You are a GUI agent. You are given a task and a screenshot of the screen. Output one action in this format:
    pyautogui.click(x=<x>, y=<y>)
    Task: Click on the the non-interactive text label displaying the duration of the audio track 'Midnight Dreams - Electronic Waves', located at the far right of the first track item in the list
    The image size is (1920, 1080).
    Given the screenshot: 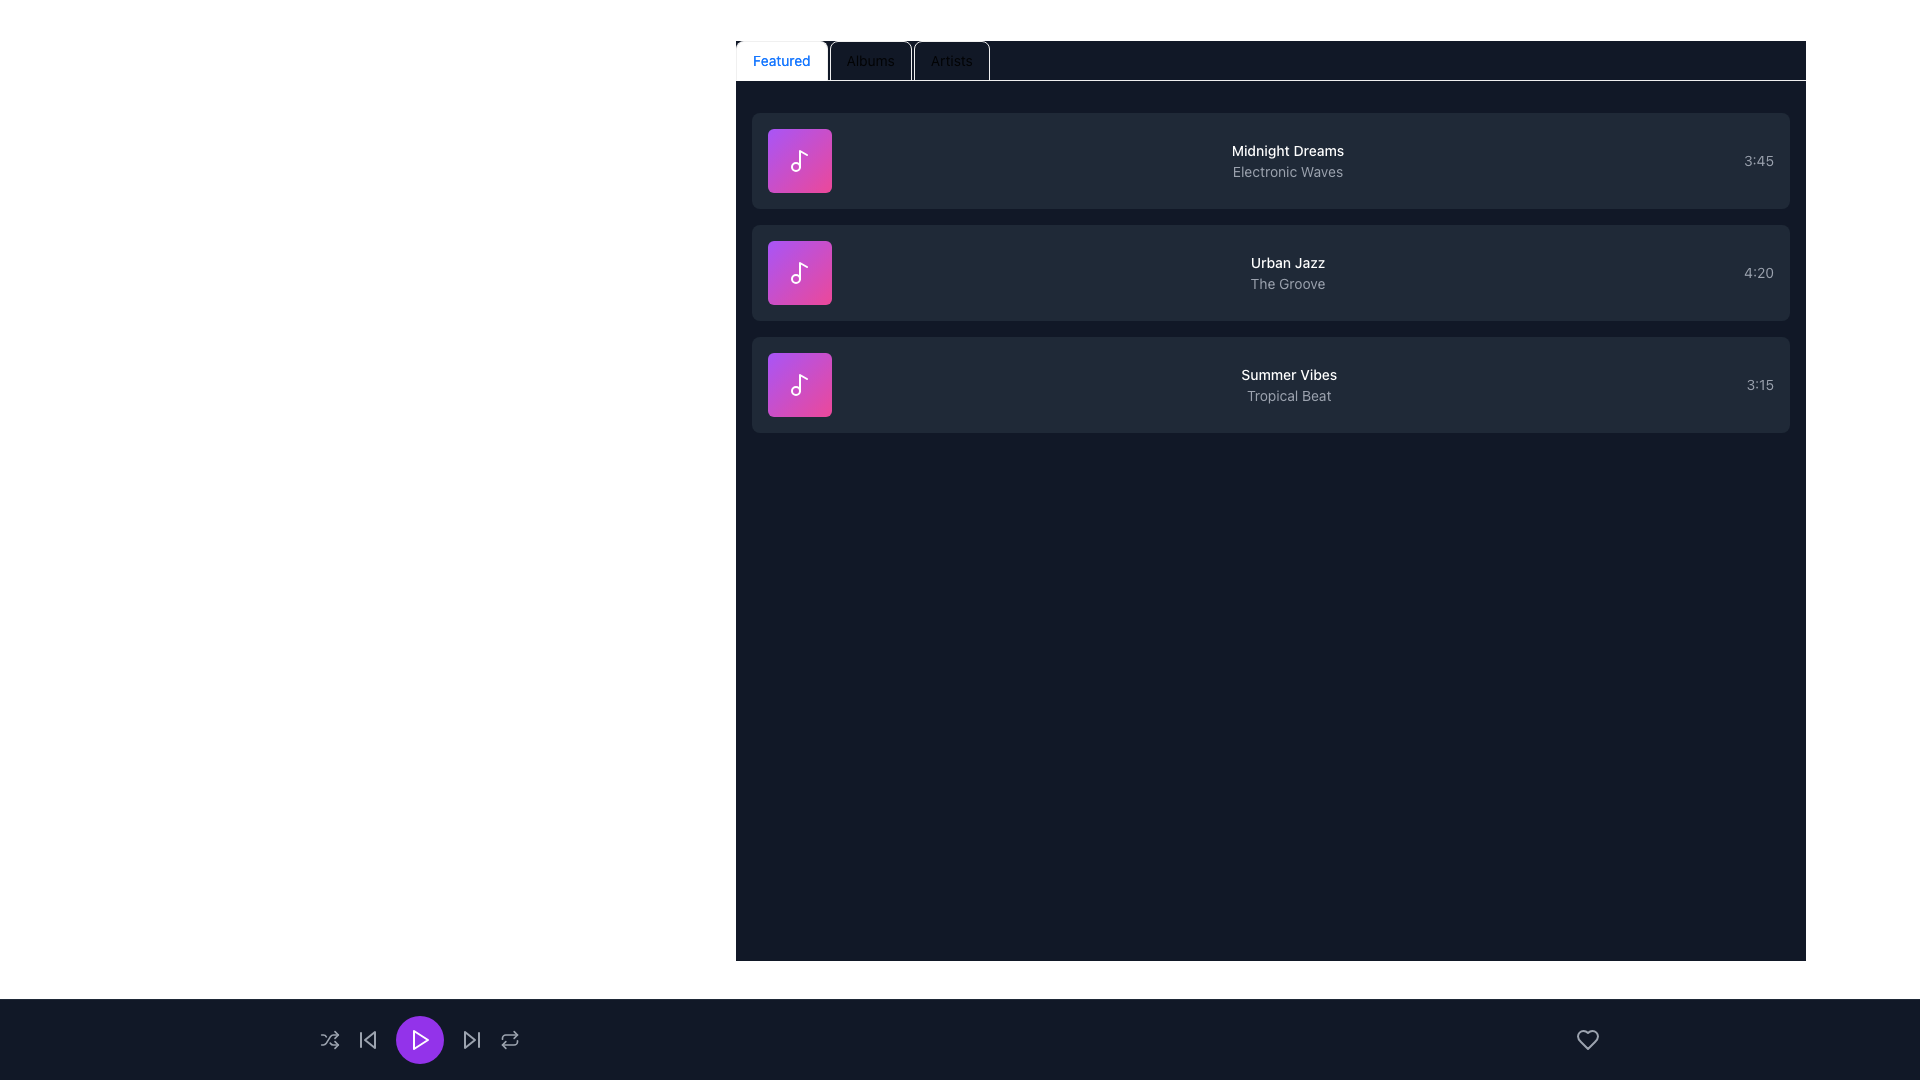 What is the action you would take?
    pyautogui.click(x=1757, y=160)
    